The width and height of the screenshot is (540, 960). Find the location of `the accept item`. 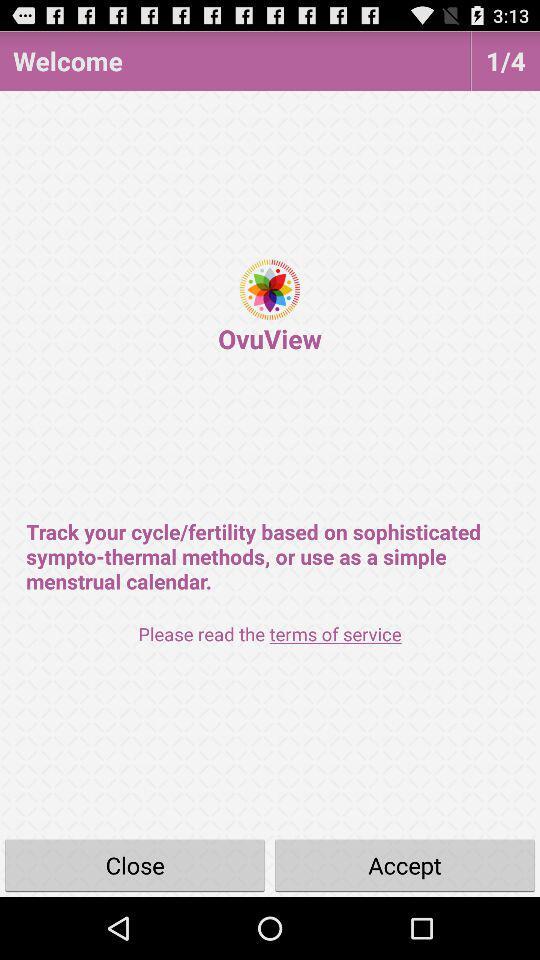

the accept item is located at coordinates (405, 864).